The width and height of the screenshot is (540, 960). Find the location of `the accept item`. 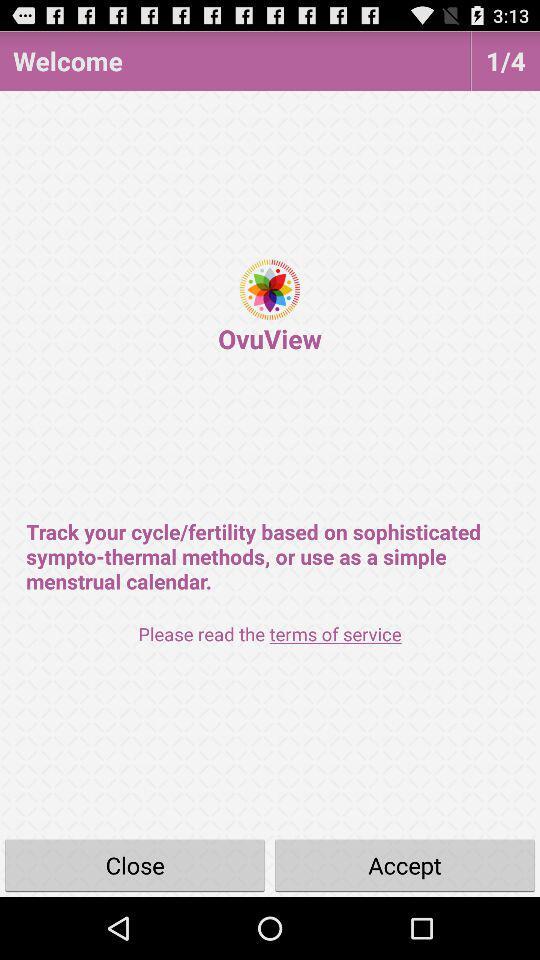

the accept item is located at coordinates (405, 864).